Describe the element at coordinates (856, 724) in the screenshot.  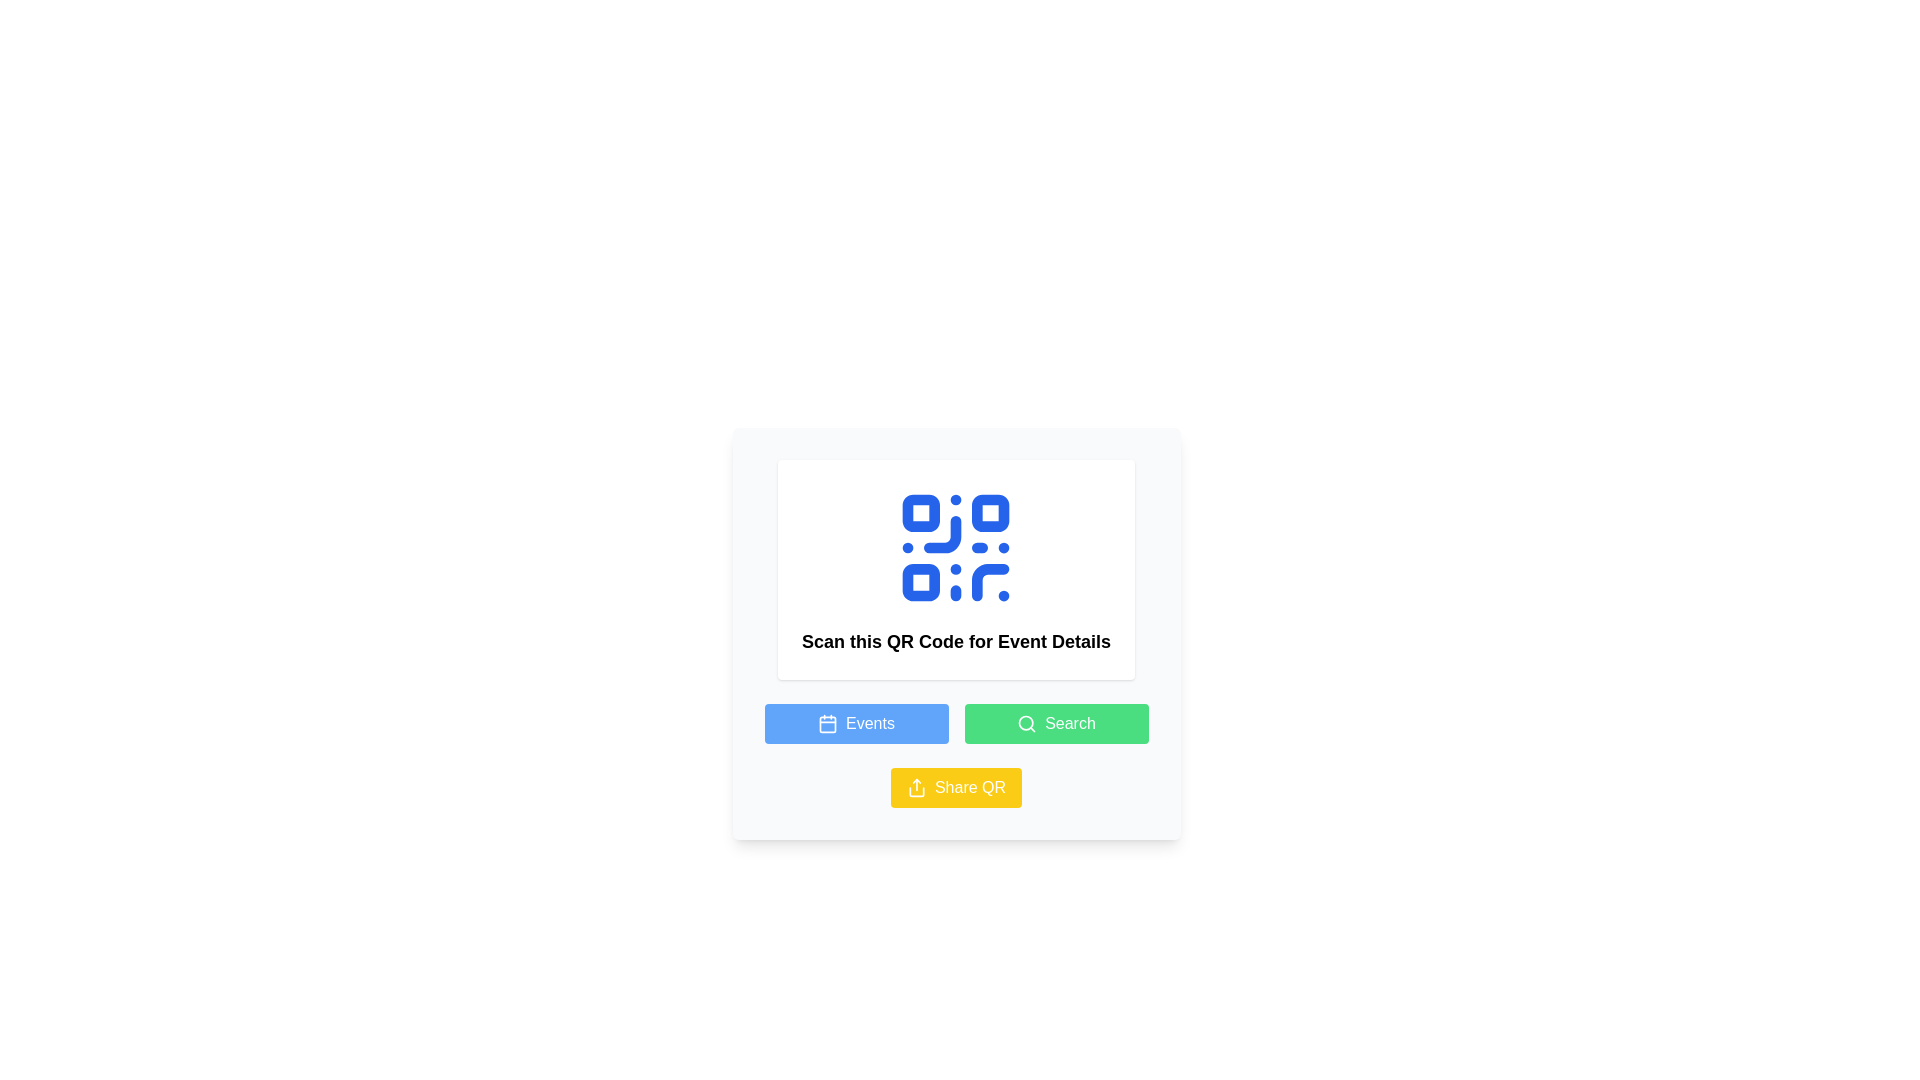
I see `the blue rectangular button labeled 'Events' with a calendar icon to observe any hover effects` at that location.